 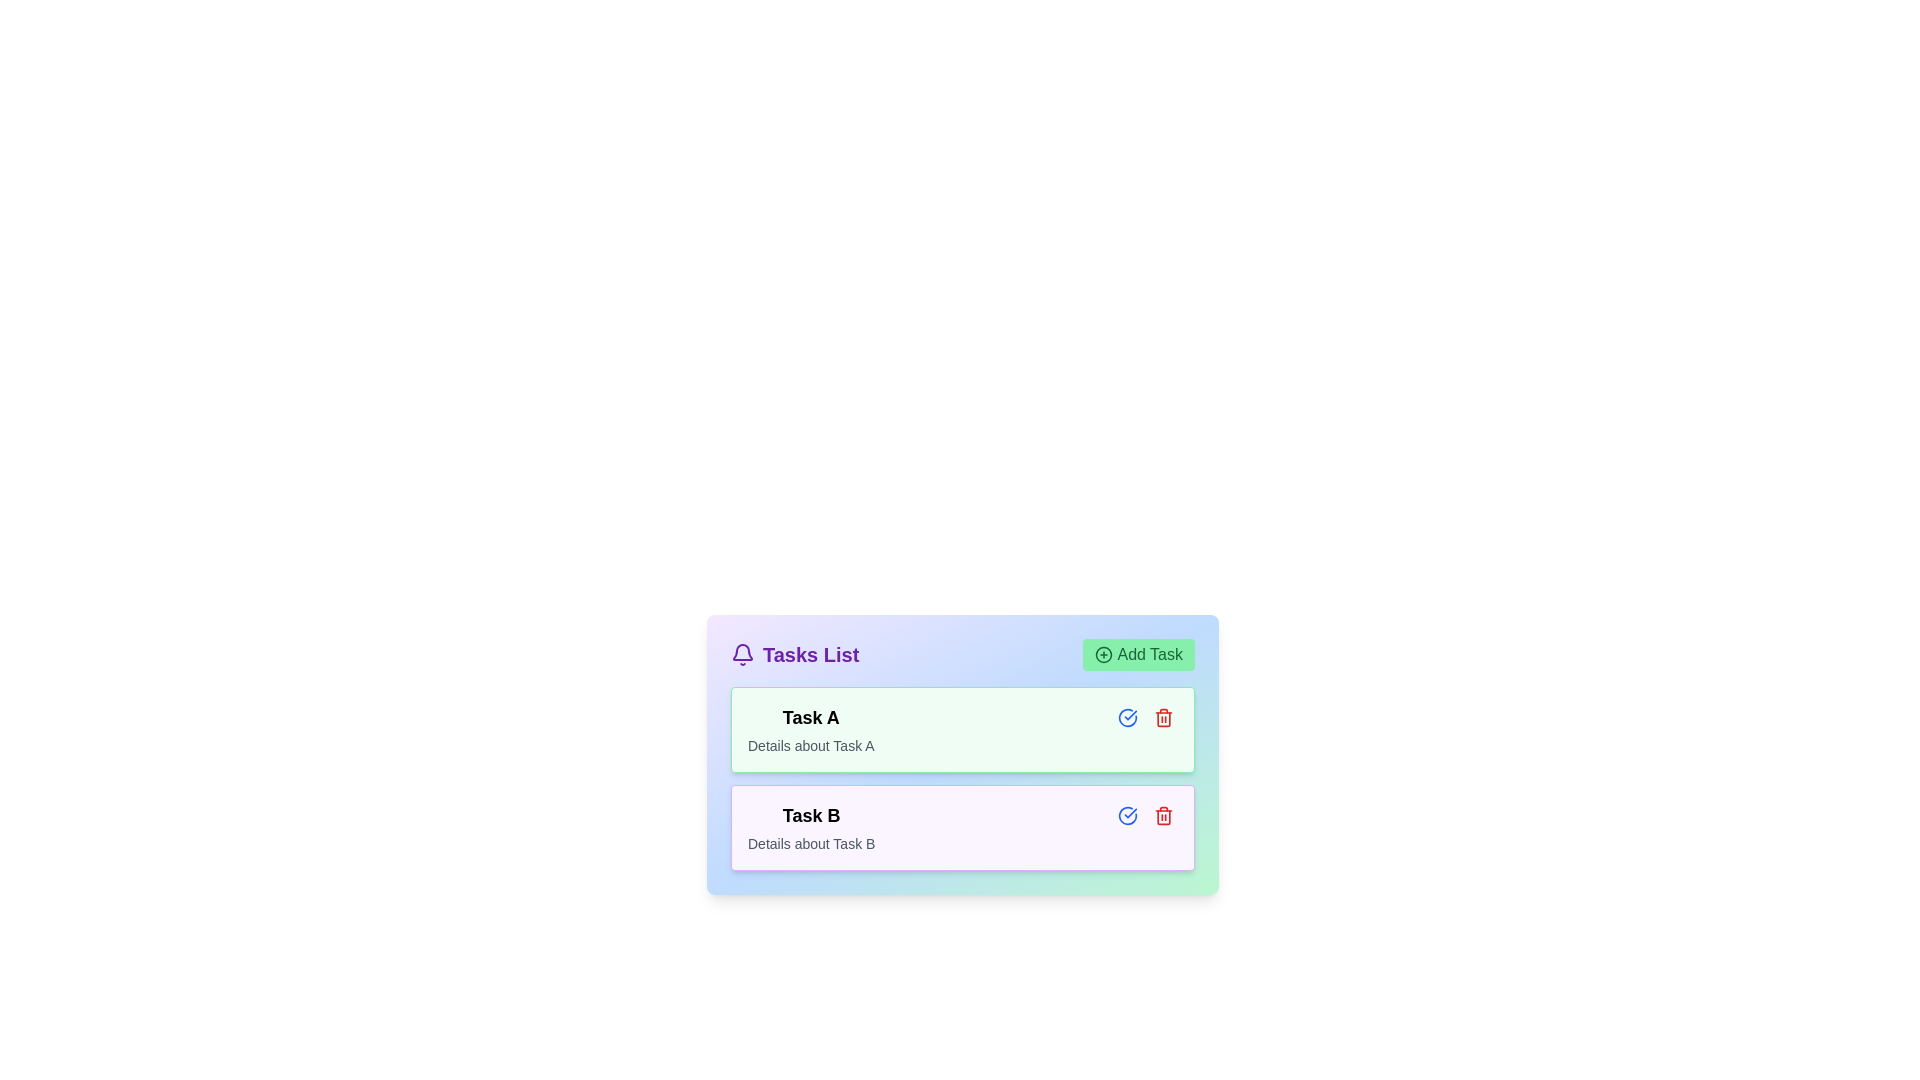 What do you see at coordinates (742, 655) in the screenshot?
I see `the notification icon located at the upper-left part of the 'Tasks List' section, which is positioned before the text 'Tasks List'` at bounding box center [742, 655].